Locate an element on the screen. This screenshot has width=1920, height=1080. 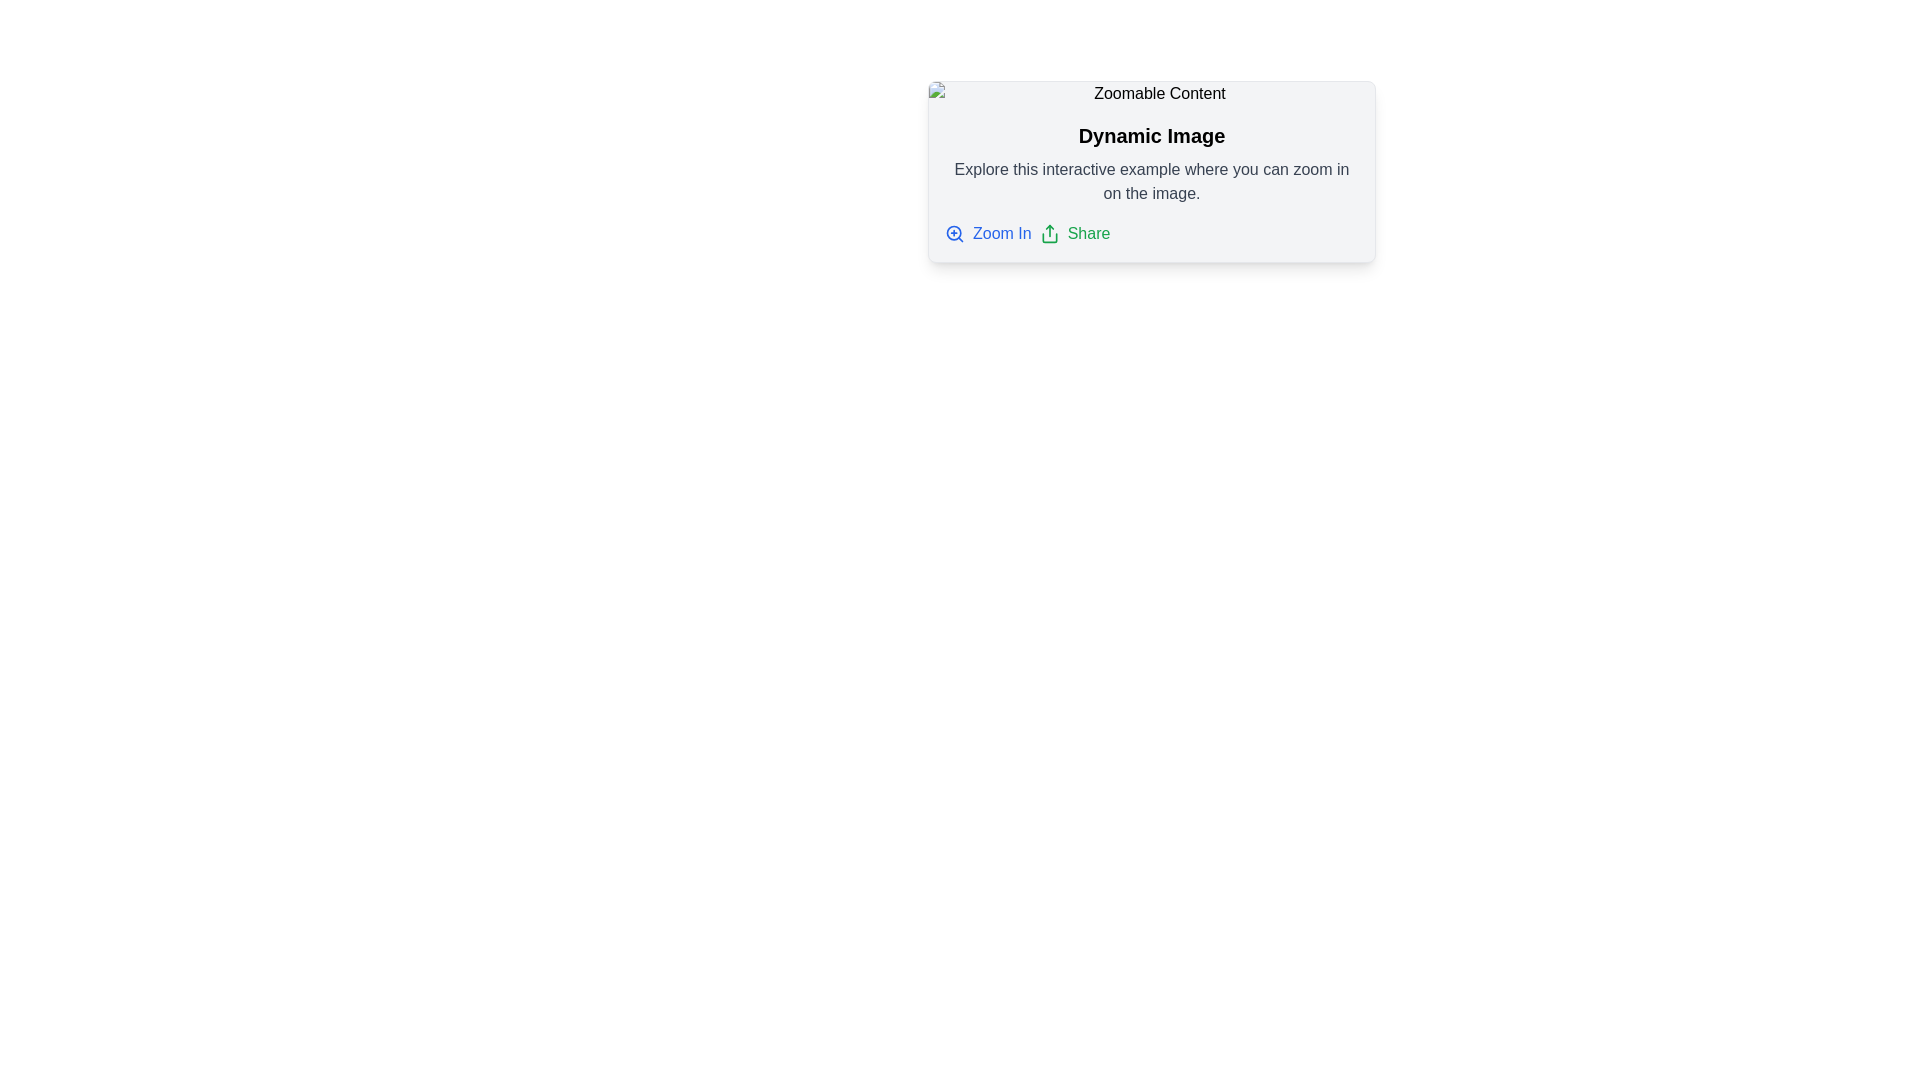
the 'Share' button with an upward arrow icon, located to the right of the 'Zoom In' button, to change its color to dark green is located at coordinates (1074, 233).